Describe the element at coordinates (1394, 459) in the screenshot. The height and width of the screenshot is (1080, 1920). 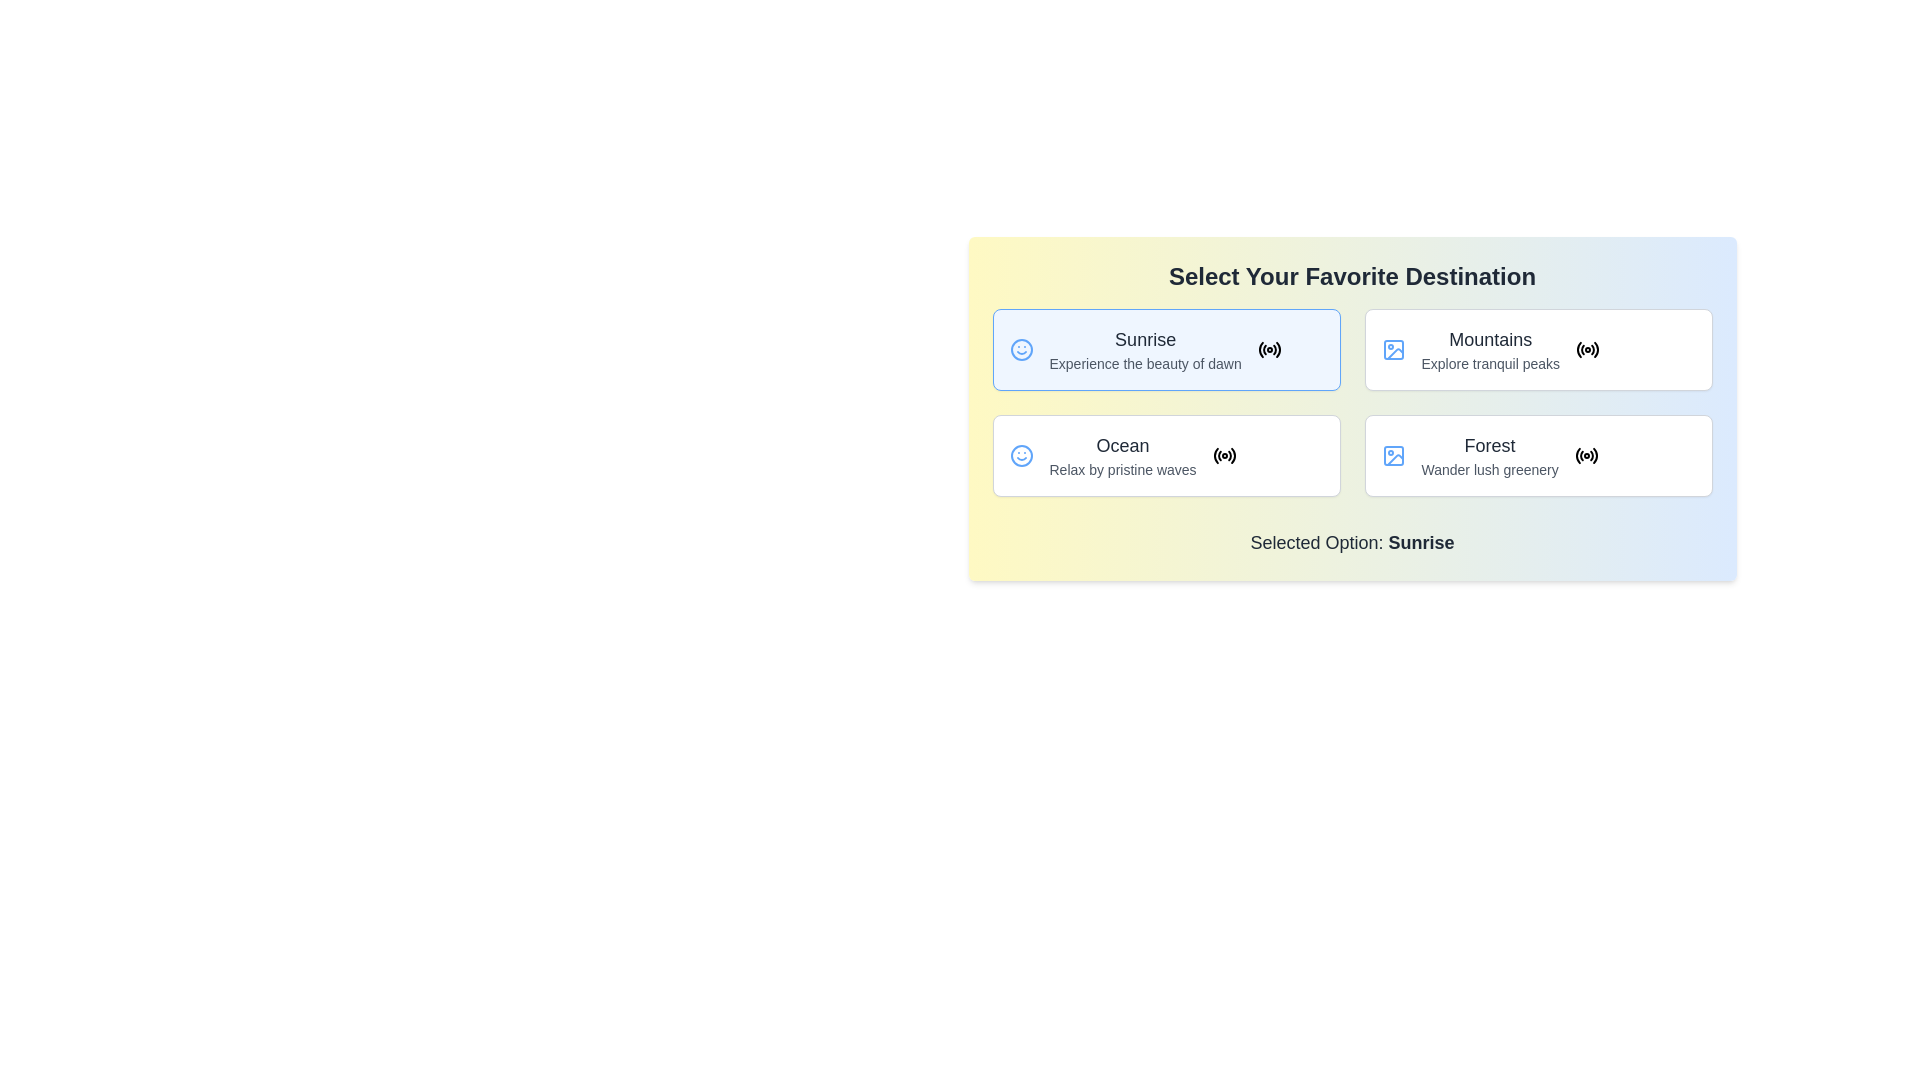
I see `the Decorative graphical UI component that is part of the 'Mountains' button, located in the top right corner of the interface` at that location.